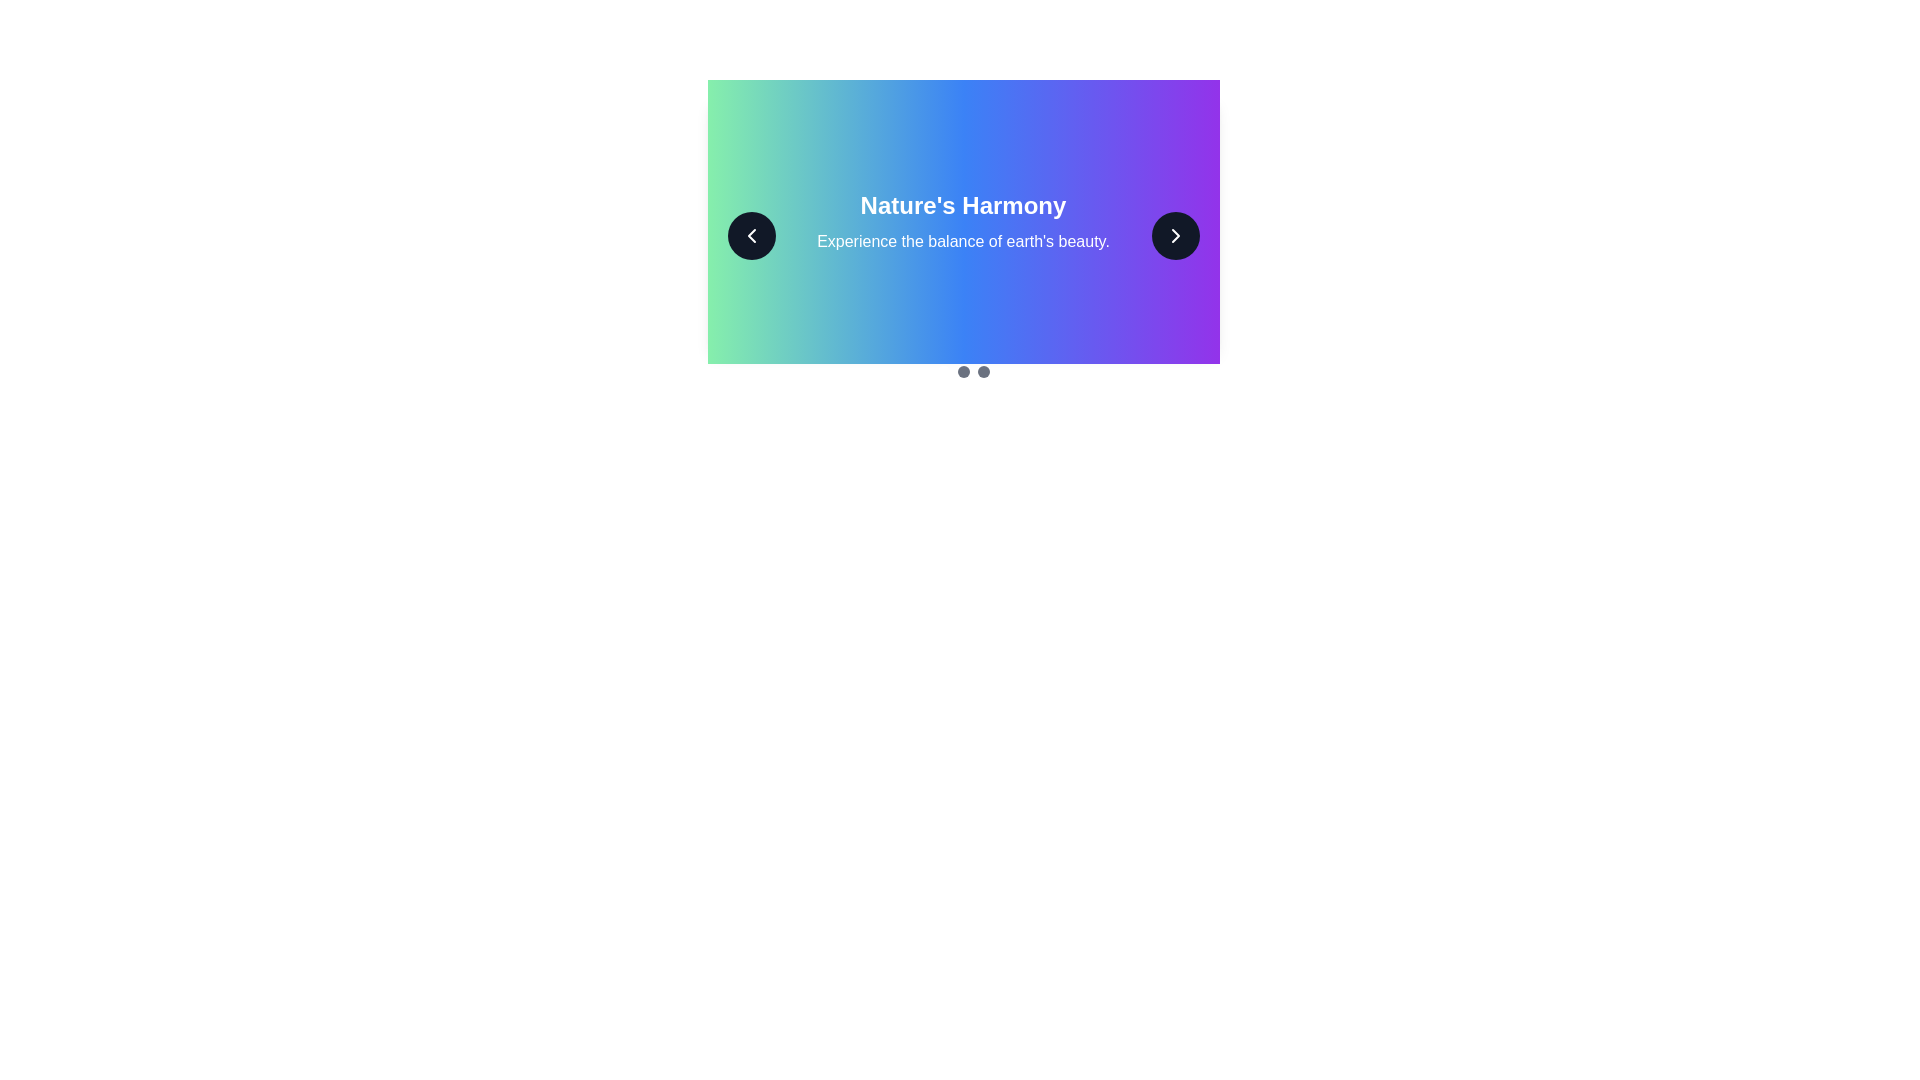  What do you see at coordinates (983, 371) in the screenshot?
I see `the third circular navigation indicator, which is a small gray circle indicating it is interactive` at bounding box center [983, 371].